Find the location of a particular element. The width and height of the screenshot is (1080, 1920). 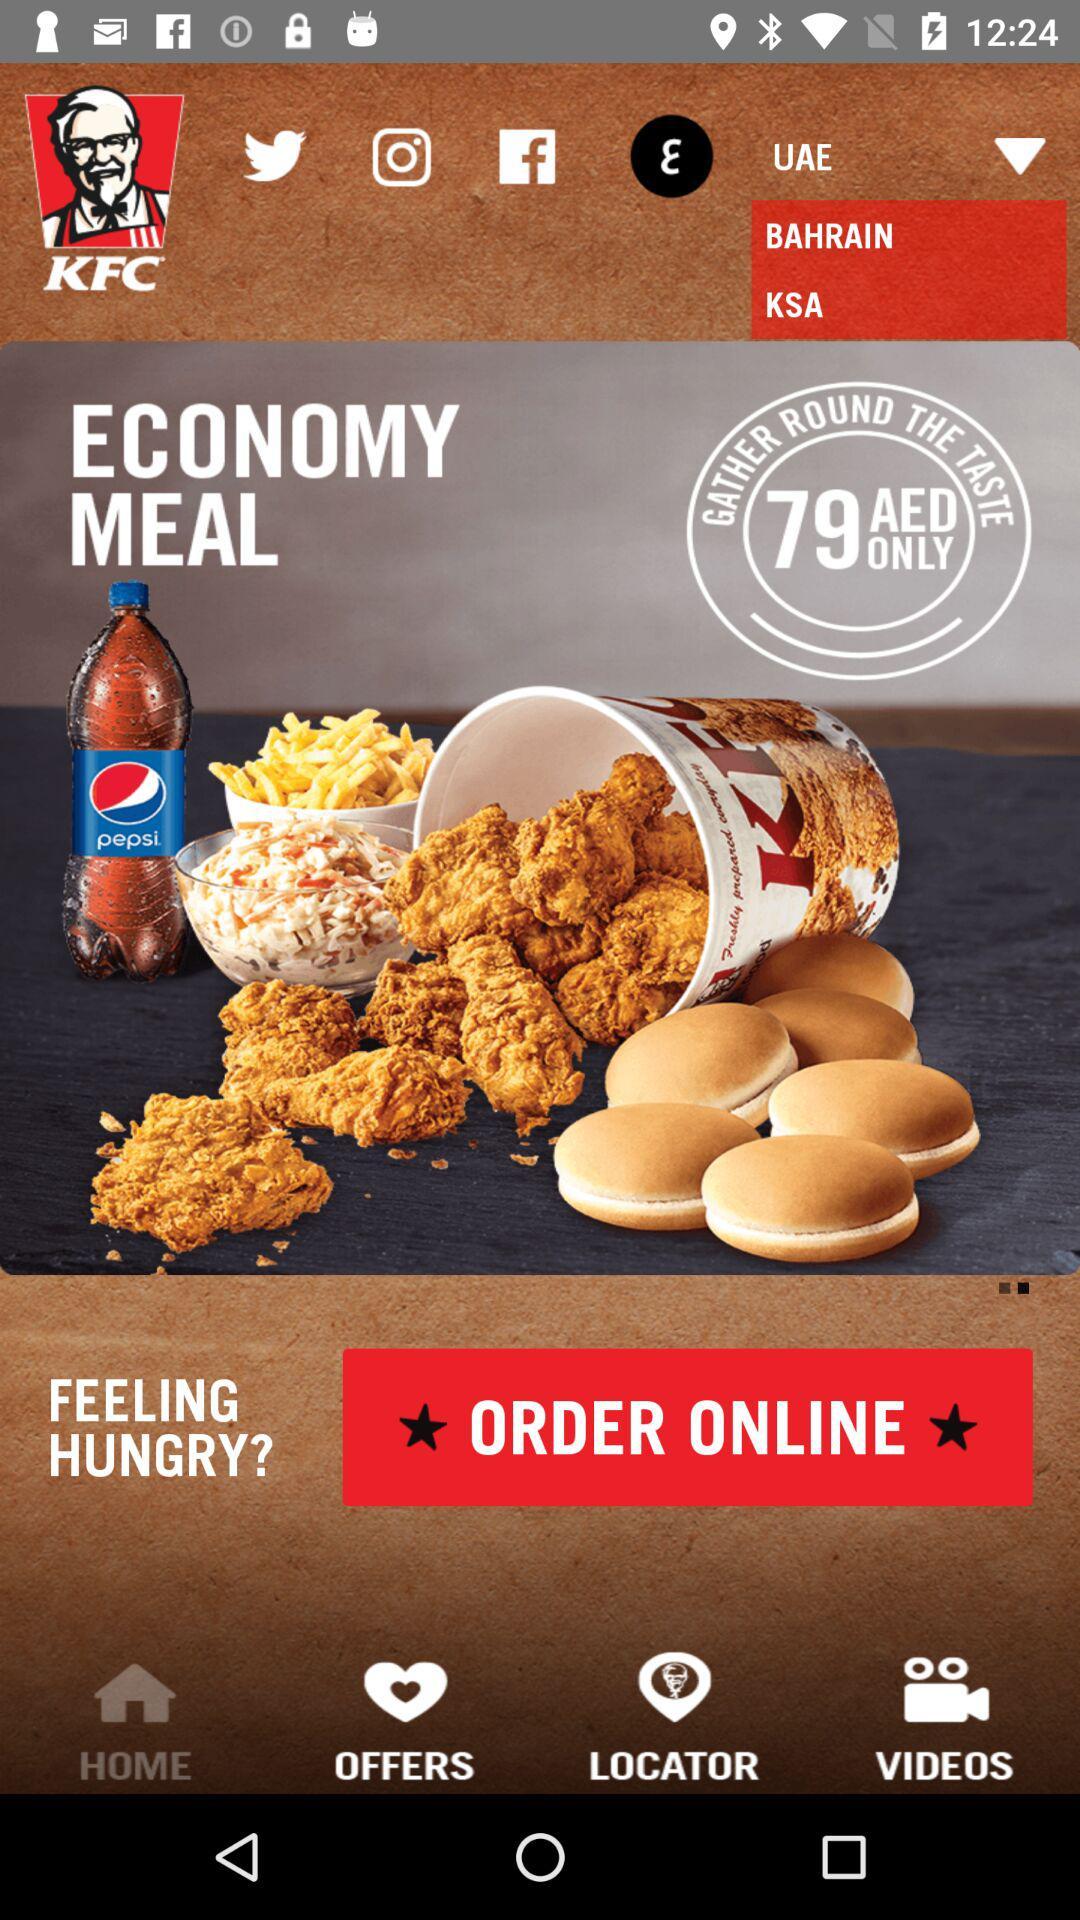

the ksa icon is located at coordinates (909, 303).